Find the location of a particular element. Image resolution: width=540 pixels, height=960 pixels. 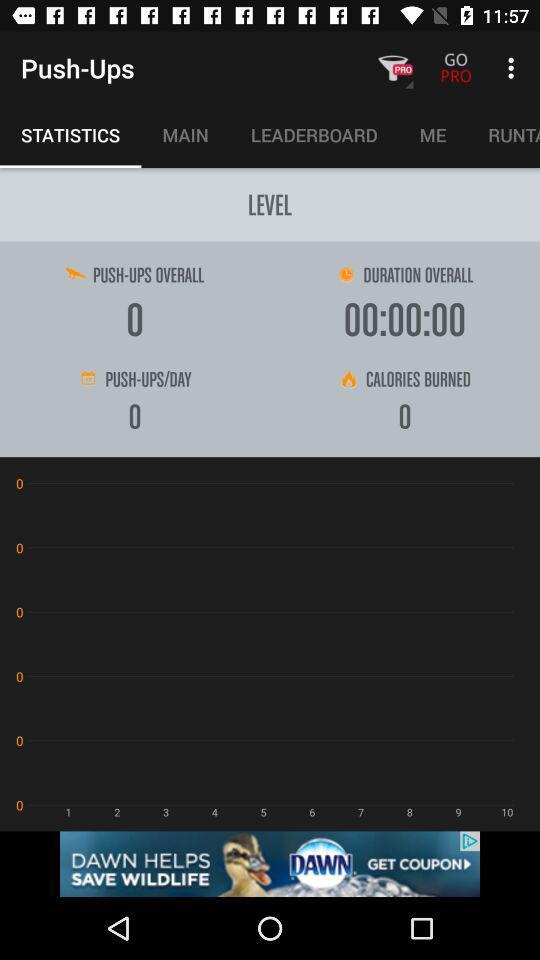

the button between main and me is located at coordinates (314, 133).